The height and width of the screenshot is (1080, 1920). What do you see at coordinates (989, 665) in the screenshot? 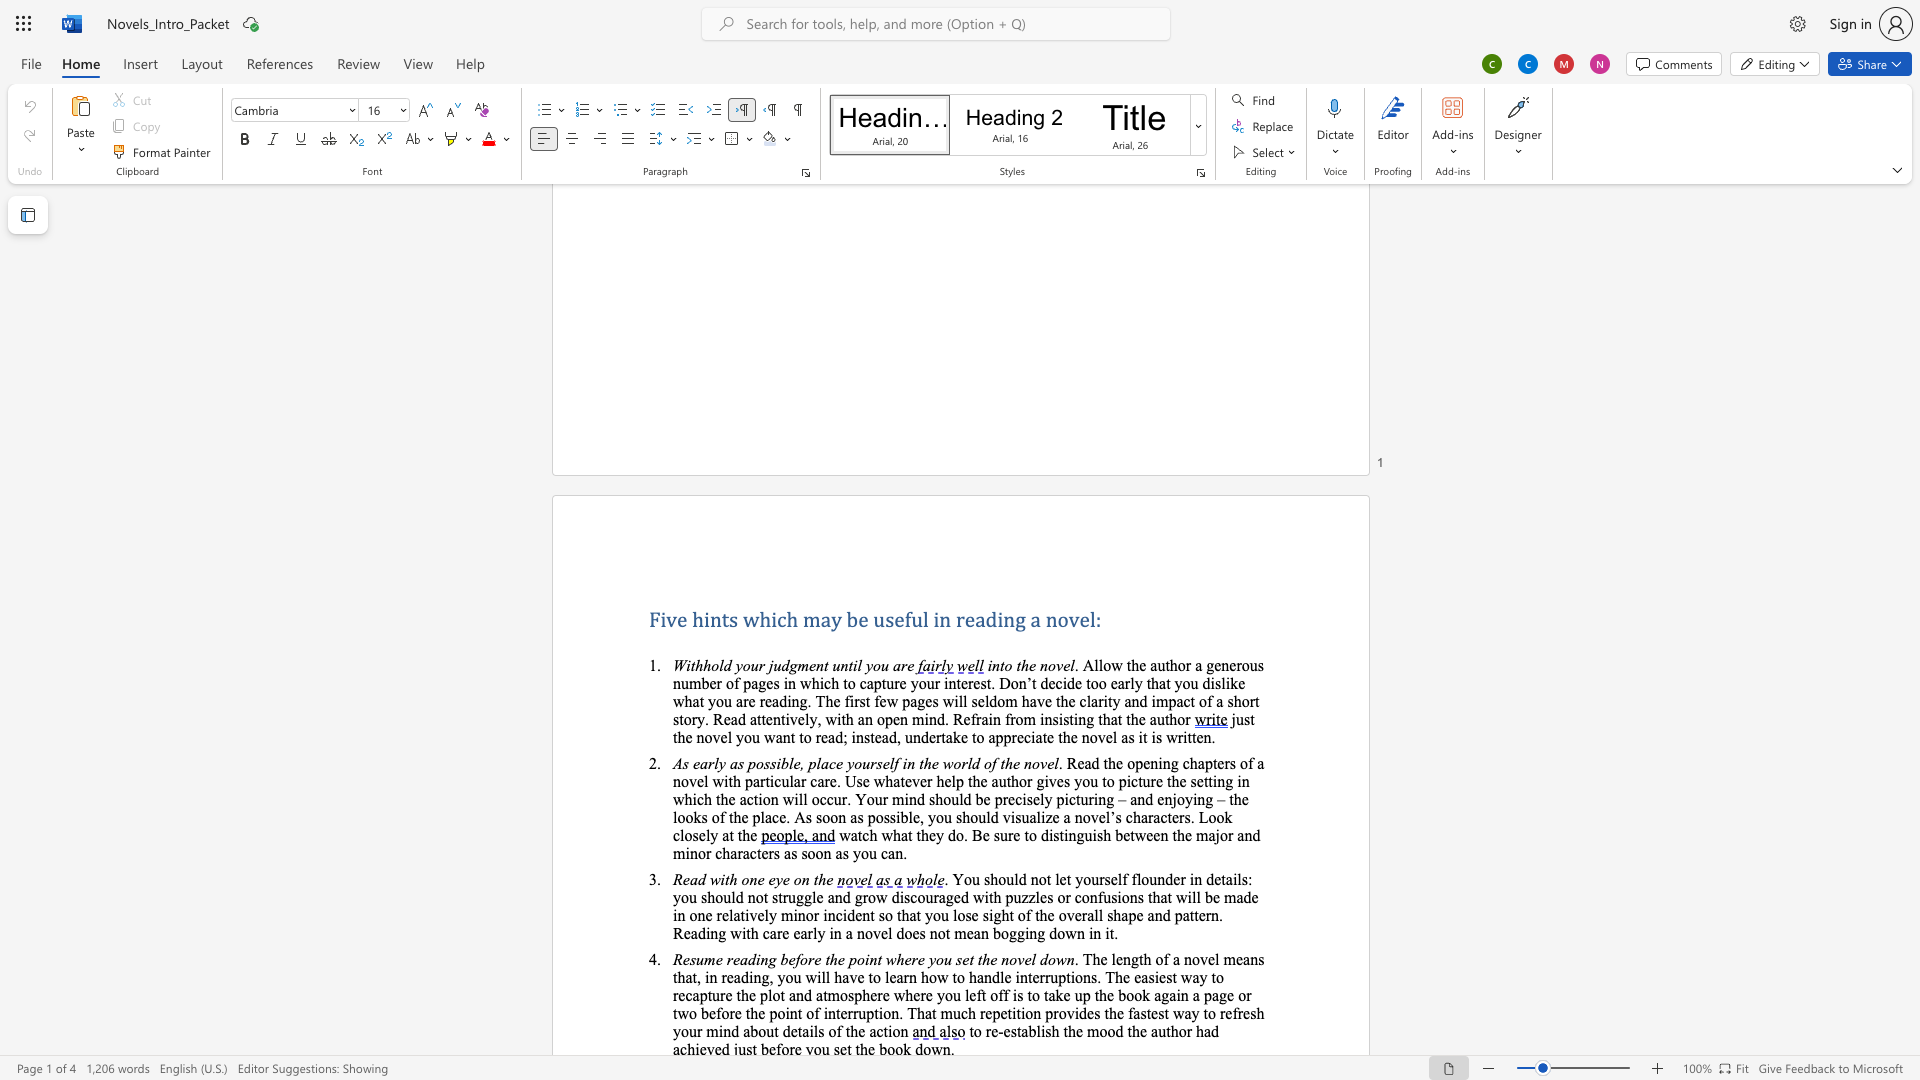
I see `the 1th character "i" in the text` at bounding box center [989, 665].